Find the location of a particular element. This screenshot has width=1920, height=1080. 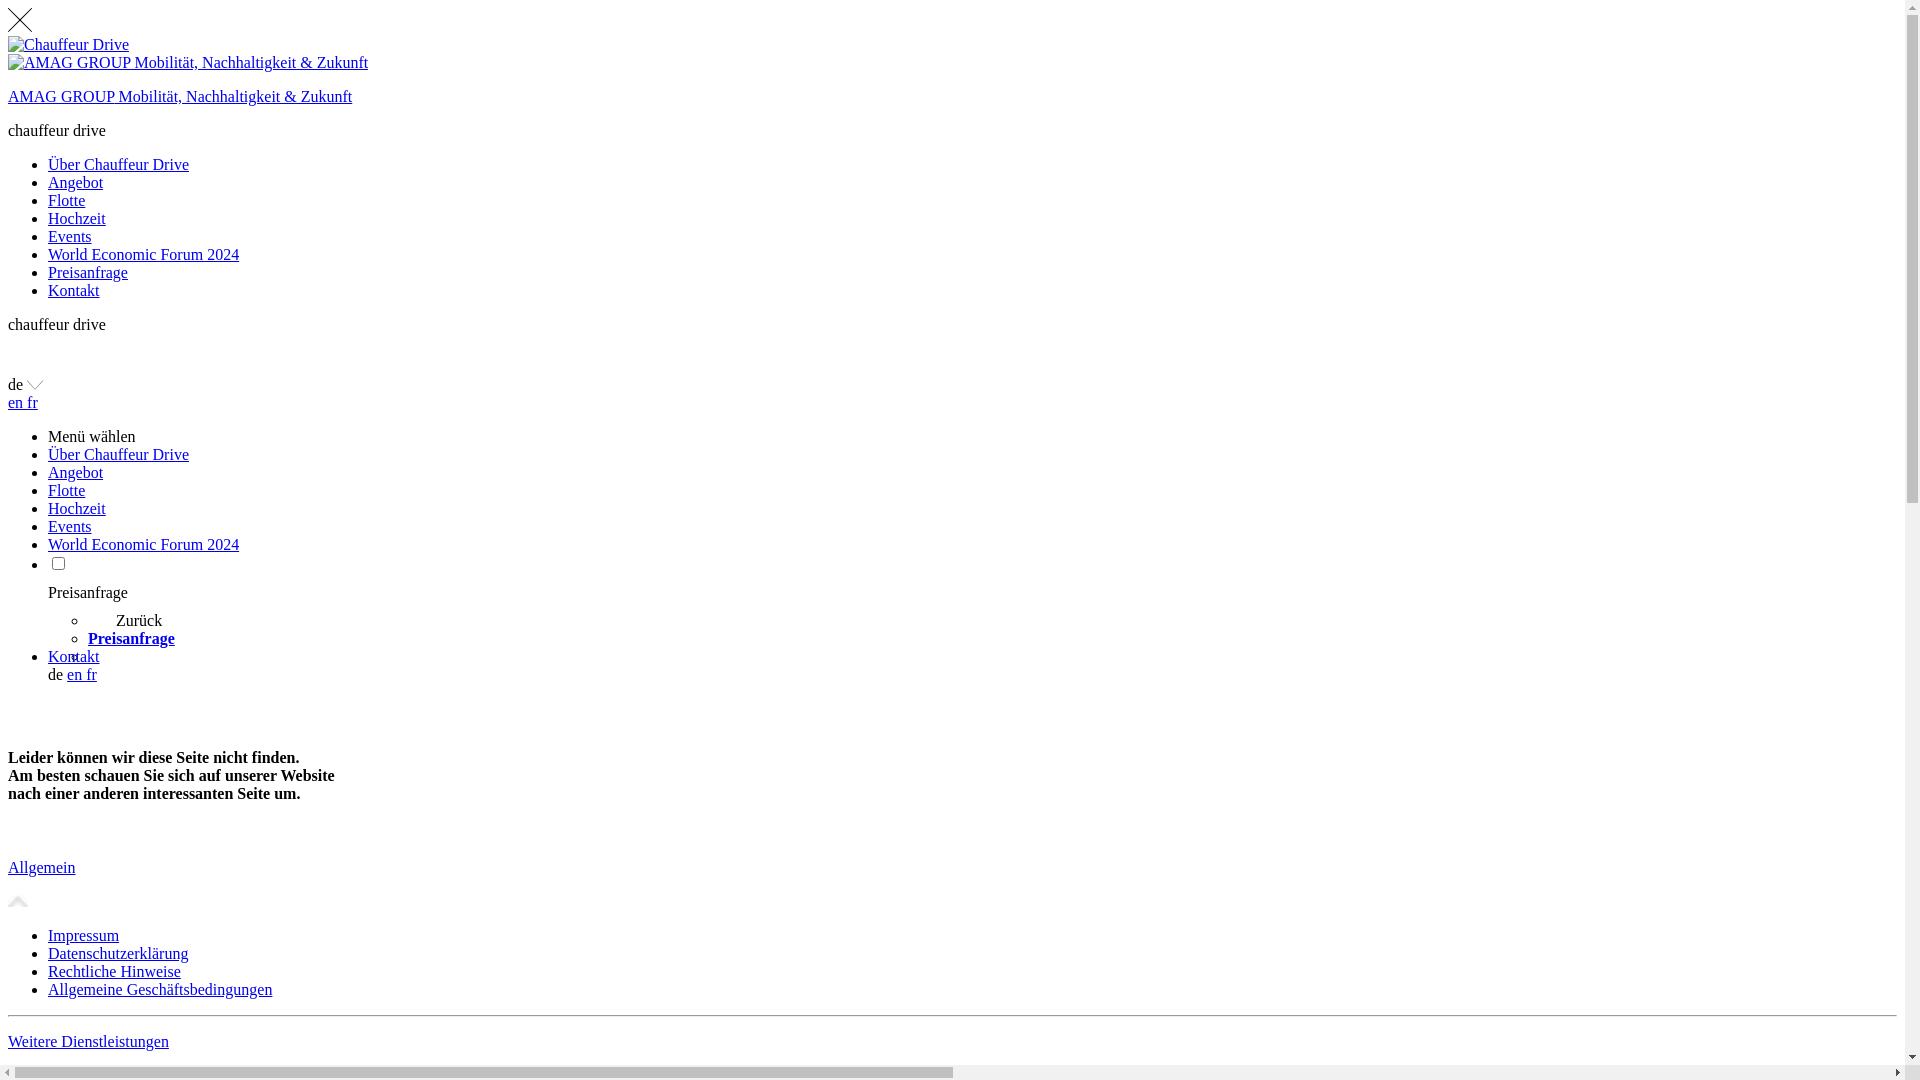

'Angebot' is located at coordinates (75, 182).